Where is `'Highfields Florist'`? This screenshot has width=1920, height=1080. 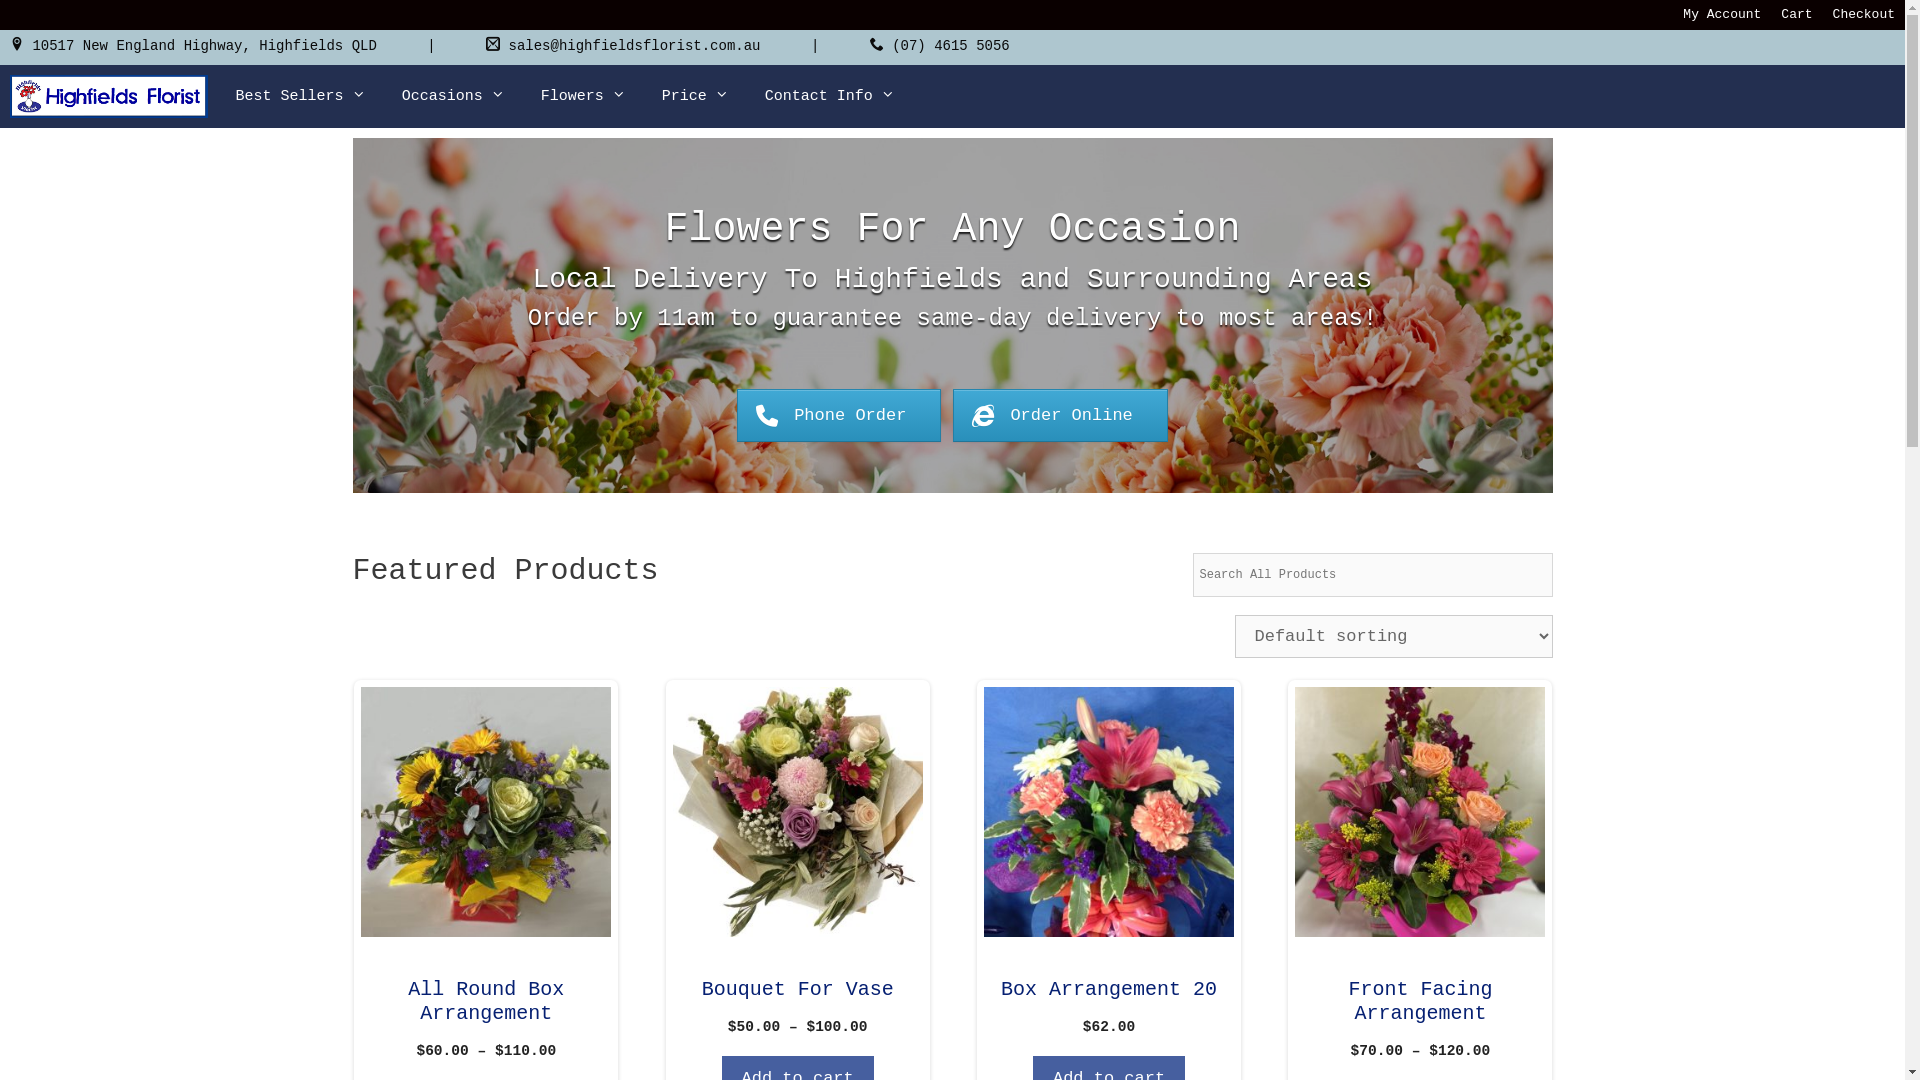
'Highfields Florist' is located at coordinates (108, 95).